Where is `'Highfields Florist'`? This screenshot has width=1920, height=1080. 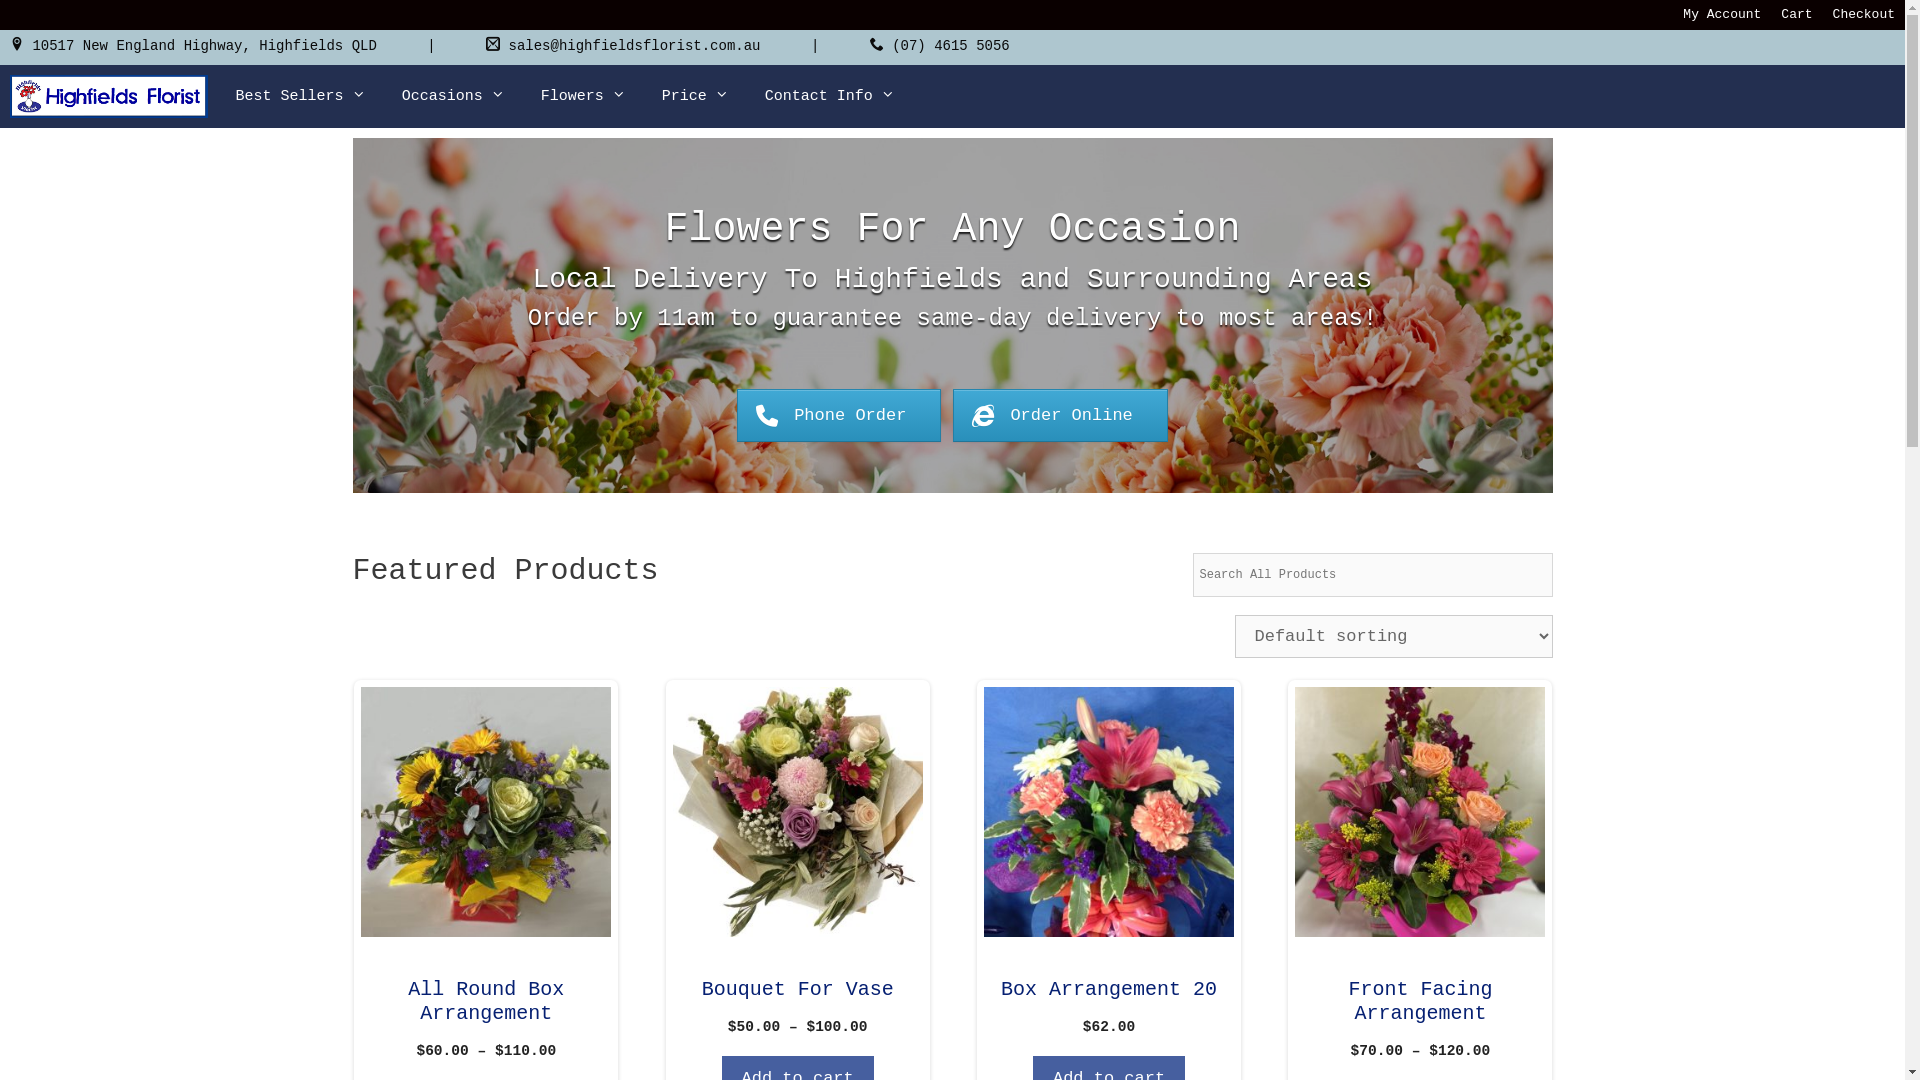
'Highfields Florist' is located at coordinates (108, 95).